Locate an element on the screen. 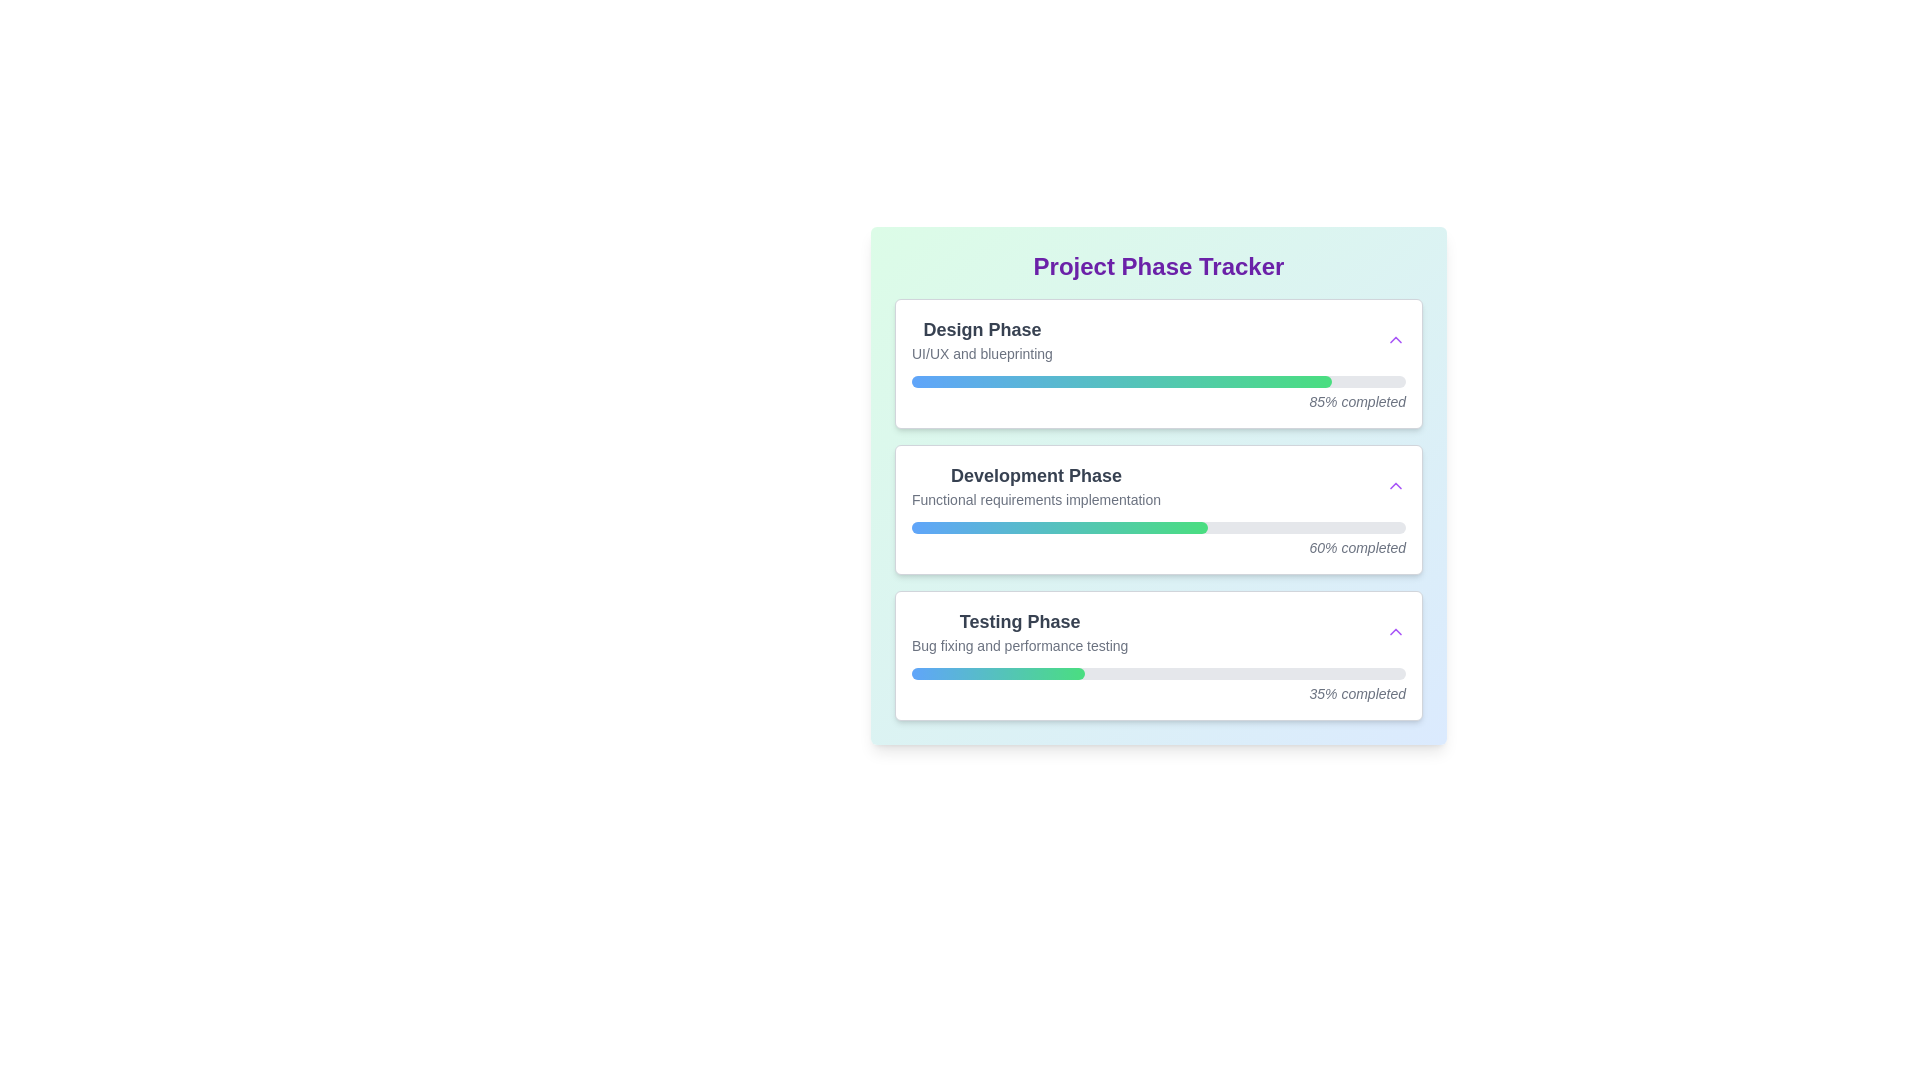  the horizontal progress bar with a blue to green gradient fill located in the 'Design Phase' section of the 'Project Phase Tracker' card is located at coordinates (1158, 381).